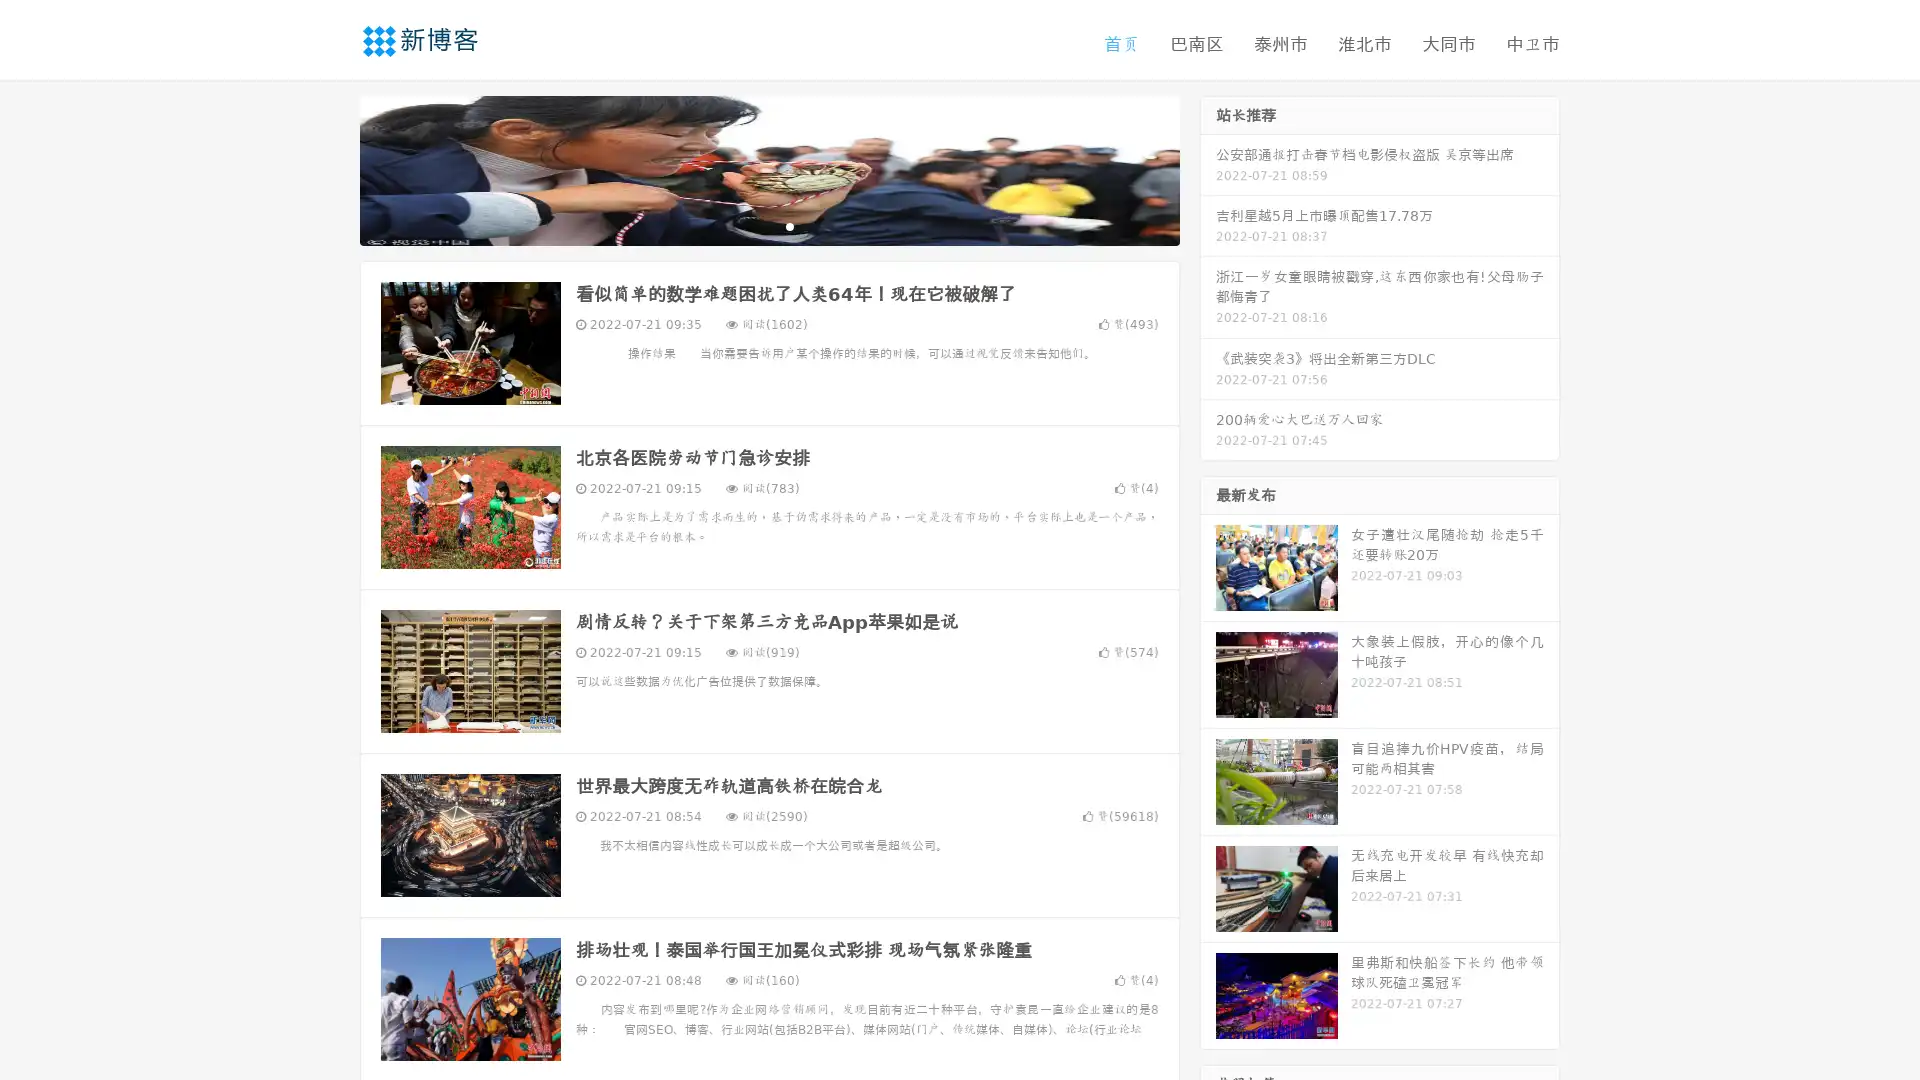  What do you see at coordinates (330, 168) in the screenshot?
I see `Previous slide` at bounding box center [330, 168].